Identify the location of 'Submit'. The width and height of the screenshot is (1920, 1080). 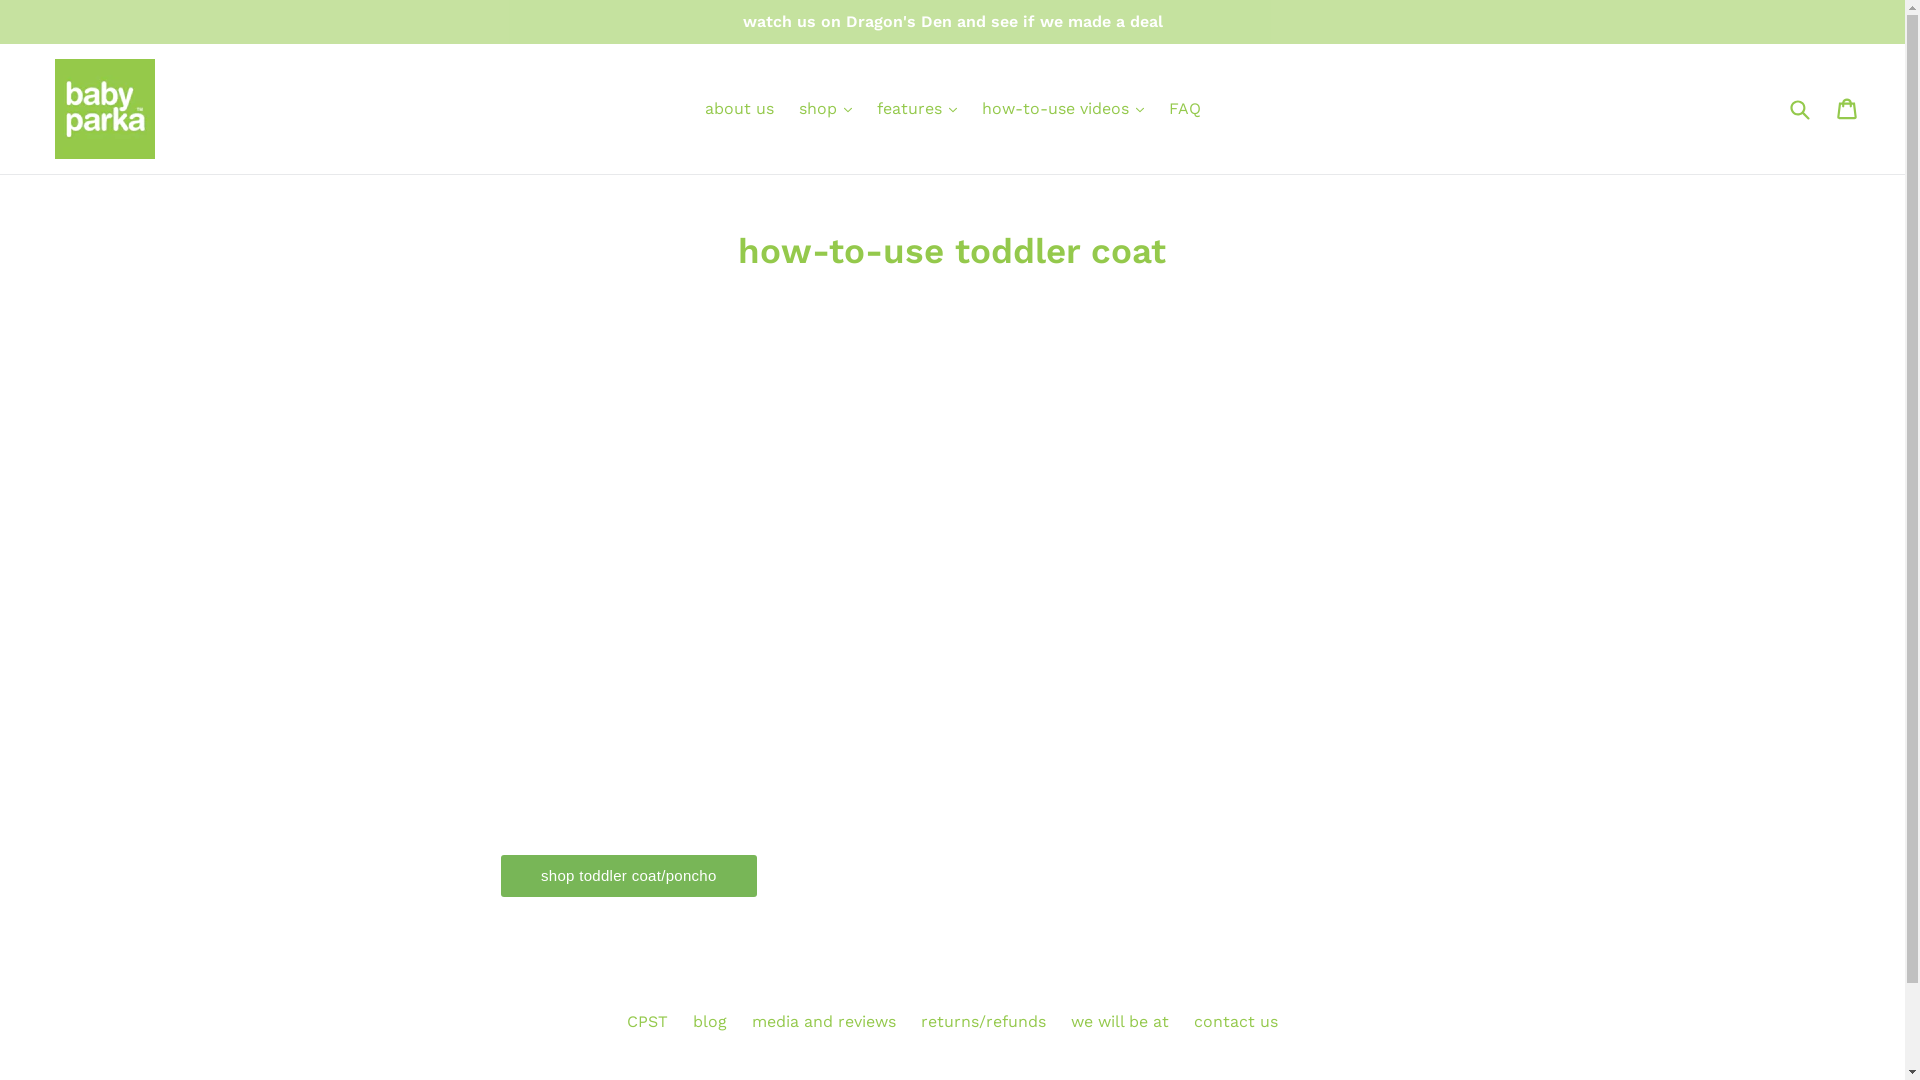
(1799, 108).